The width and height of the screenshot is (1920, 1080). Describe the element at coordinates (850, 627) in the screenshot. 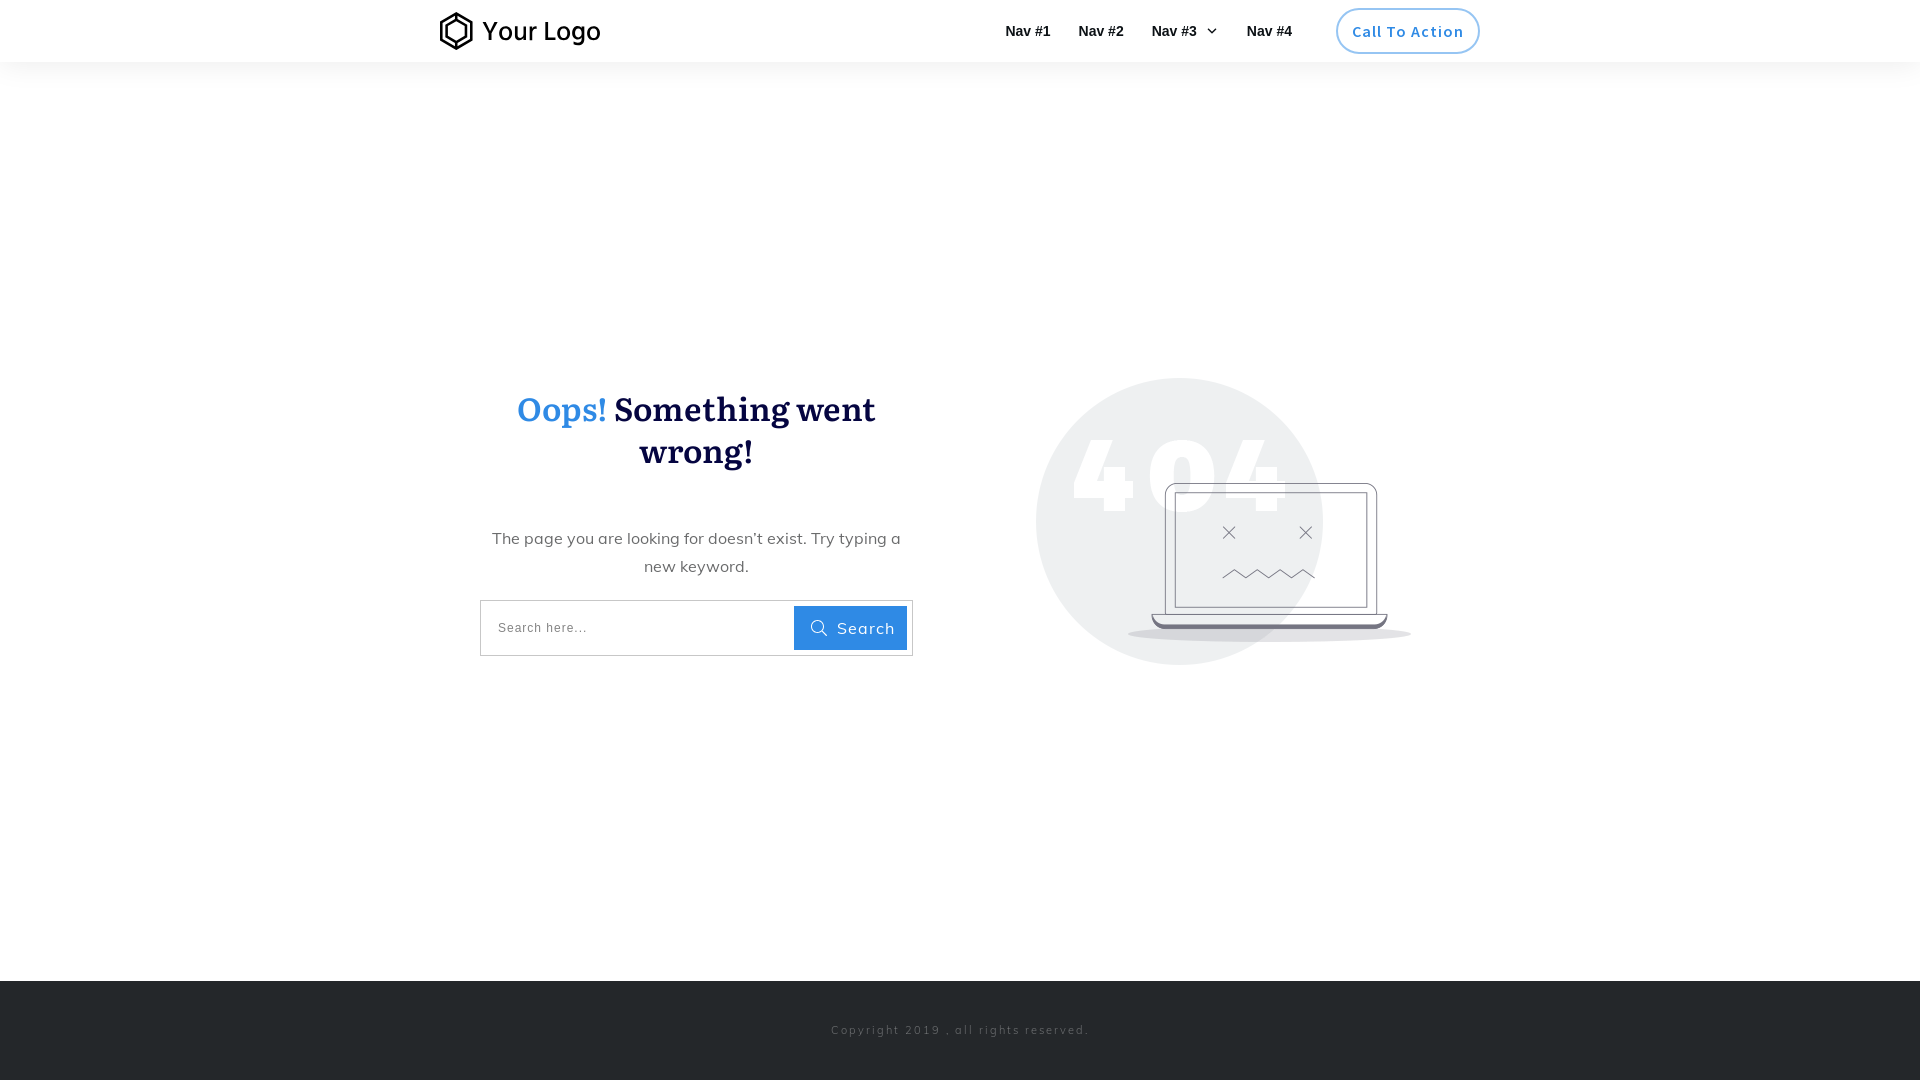

I see `'Search'` at that location.